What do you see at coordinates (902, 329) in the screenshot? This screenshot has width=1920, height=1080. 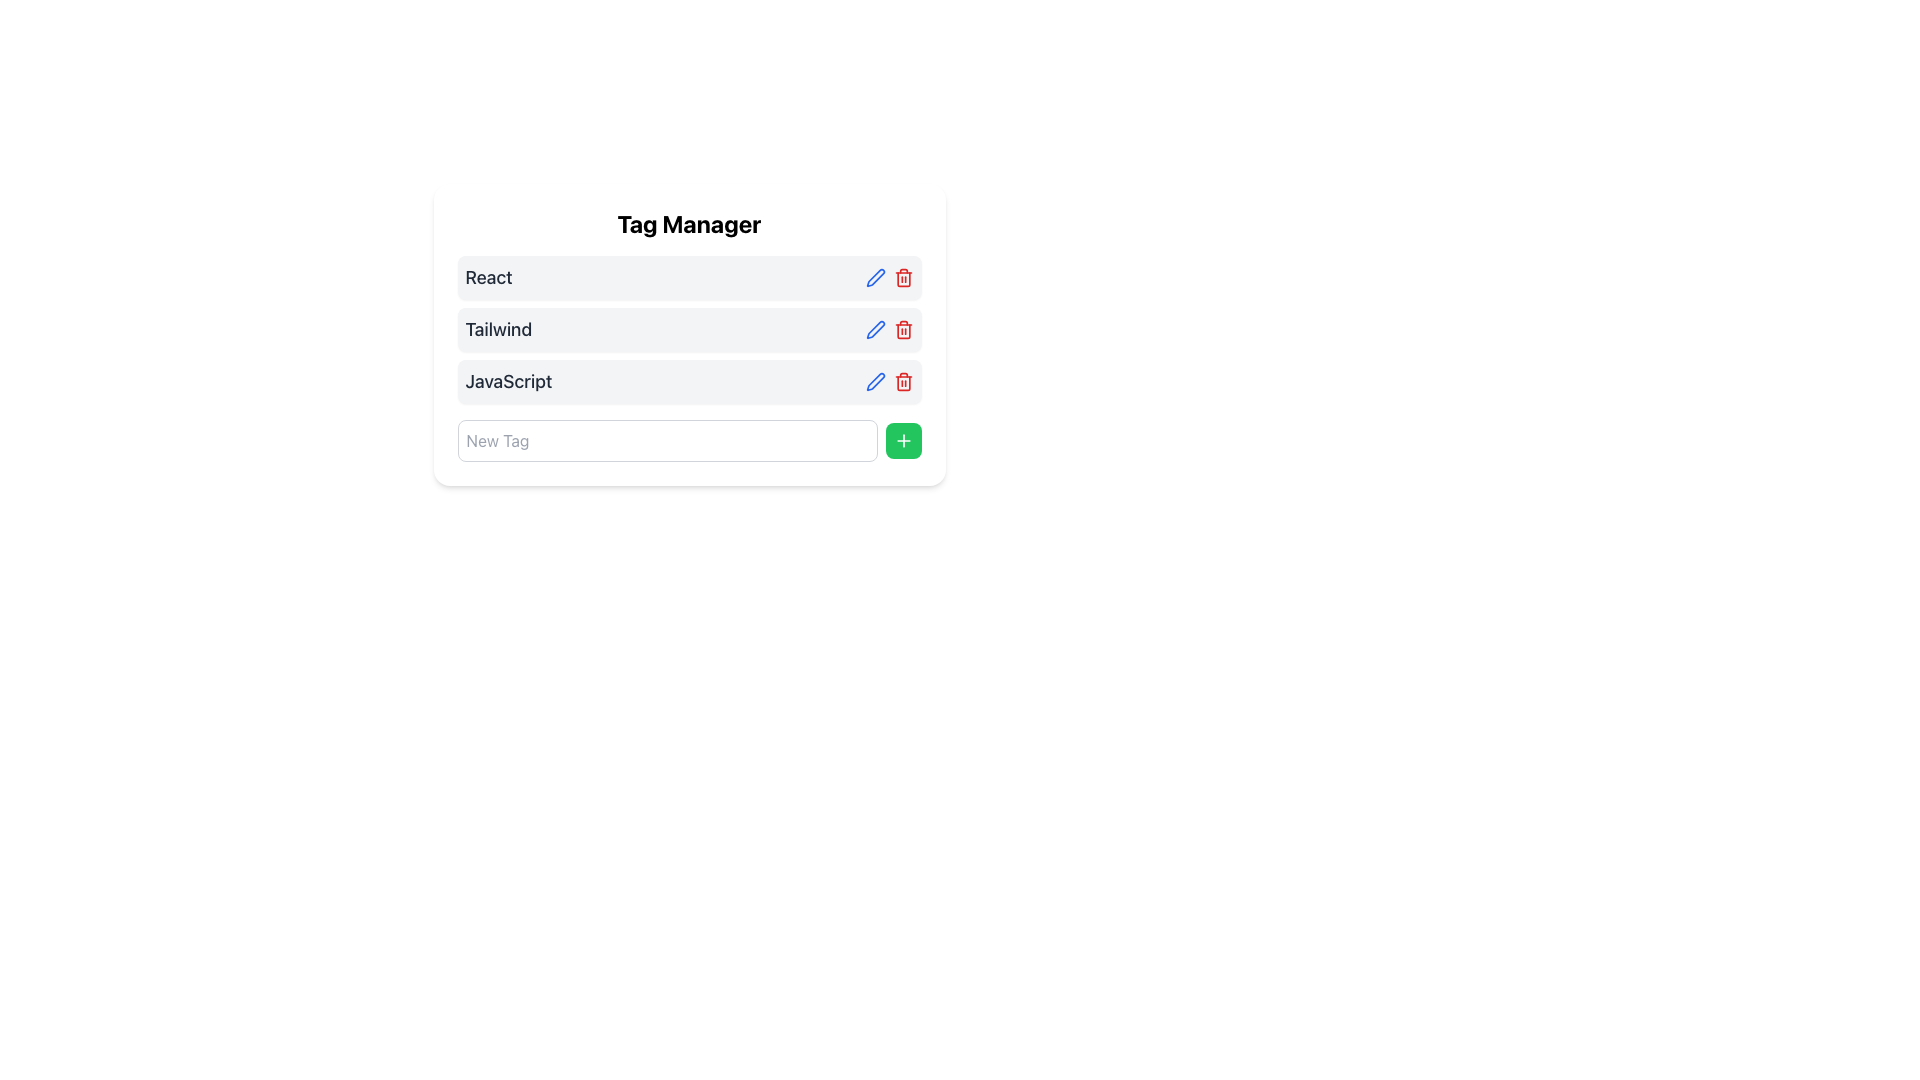 I see `the delete button located to the right of the blue pencil icon in the second row of the list` at bounding box center [902, 329].